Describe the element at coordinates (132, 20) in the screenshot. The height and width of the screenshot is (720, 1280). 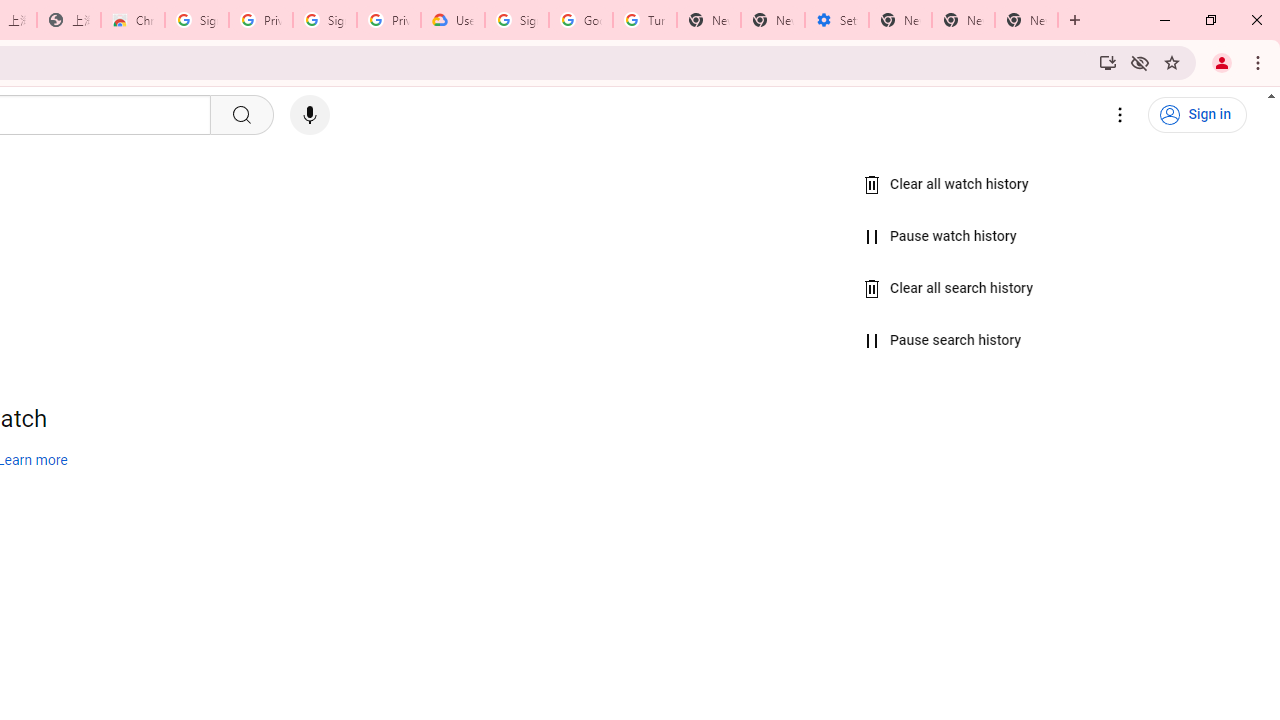
I see `'Chrome Web Store - Color themes by Chrome'` at that location.